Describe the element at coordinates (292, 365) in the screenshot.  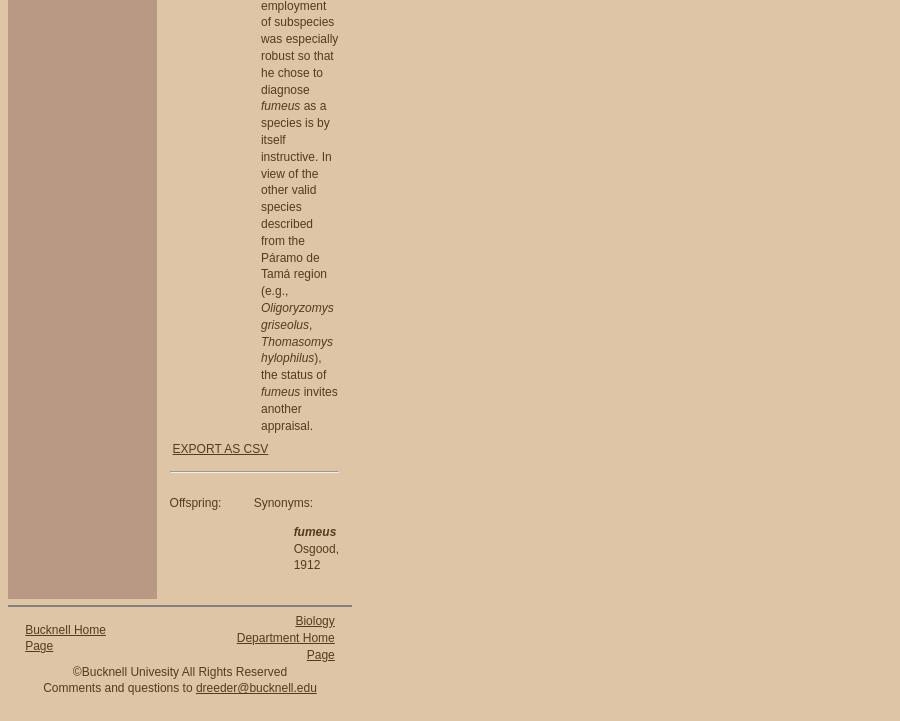
I see `'), the status of'` at that location.